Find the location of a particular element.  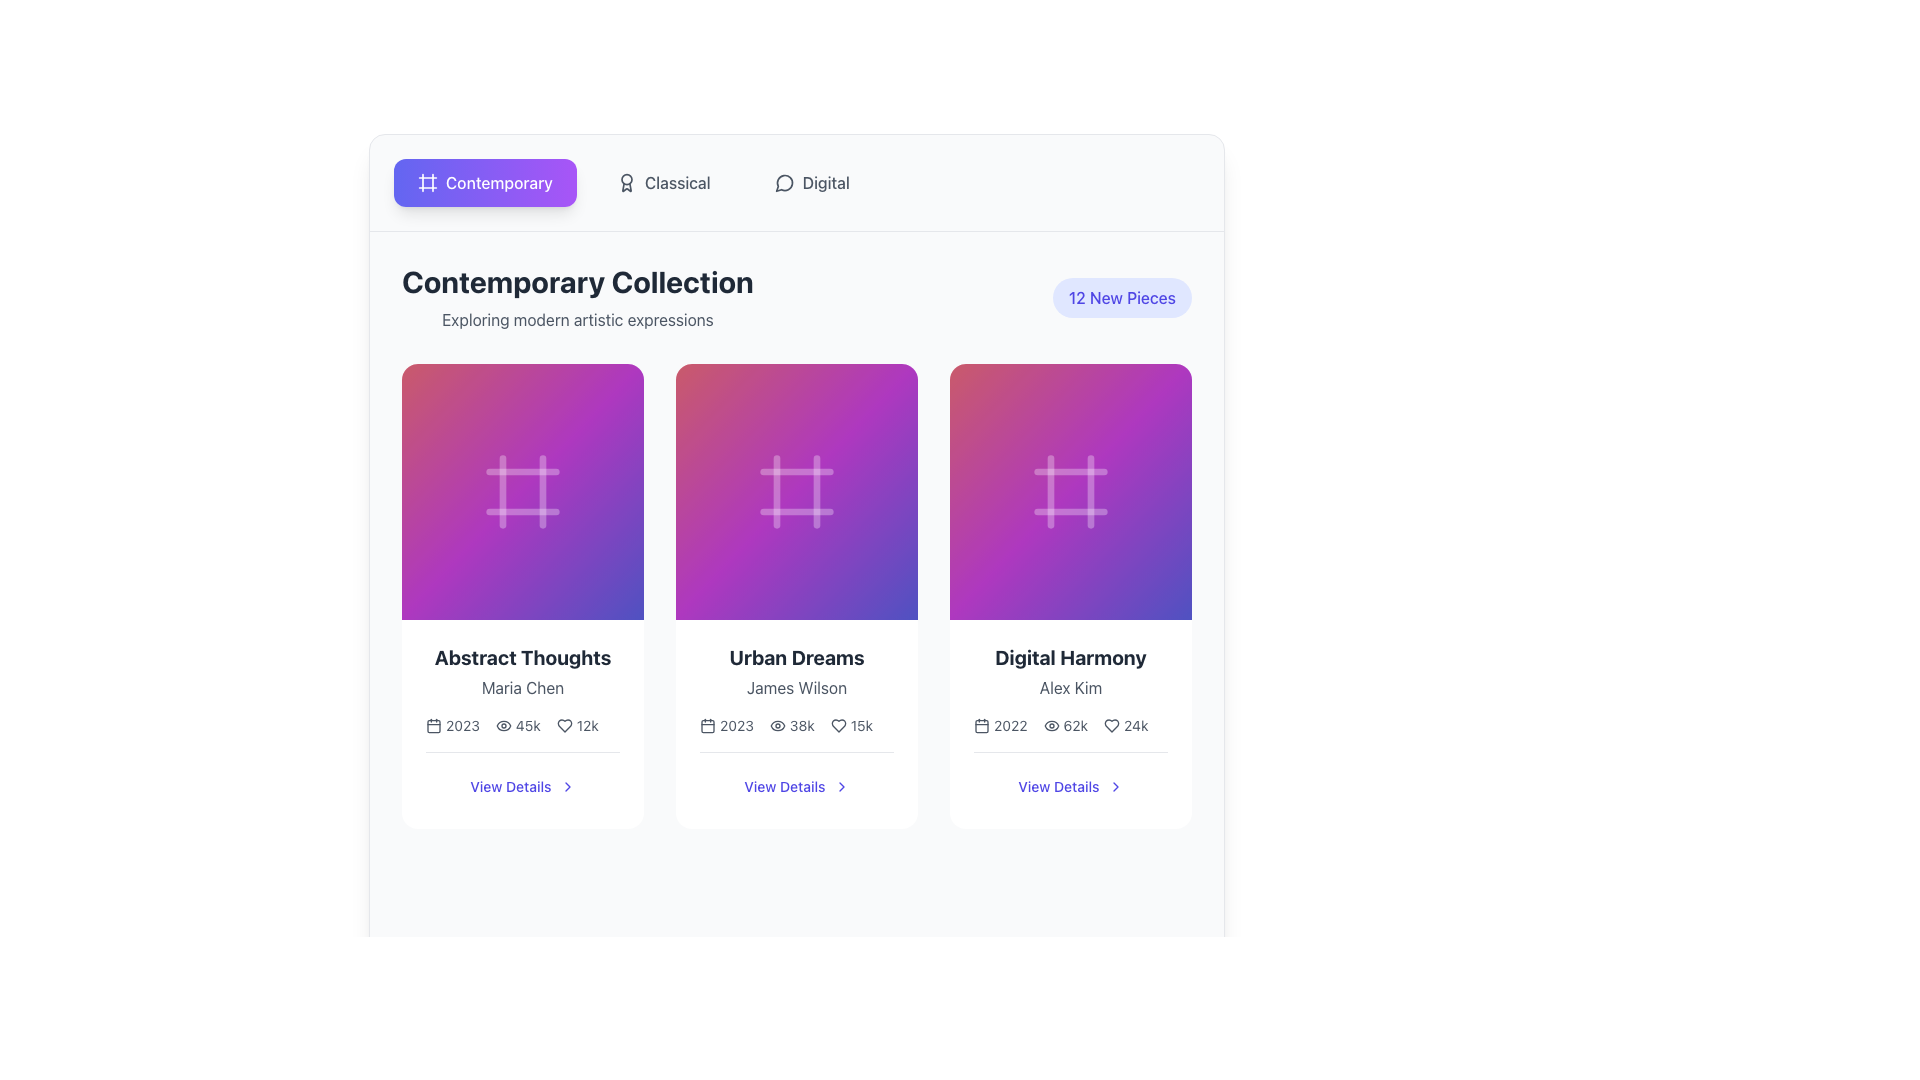

the eye icon representing the visibility feature located to the left of the '38k' text in the 'Urban Dreams' card is located at coordinates (776, 725).